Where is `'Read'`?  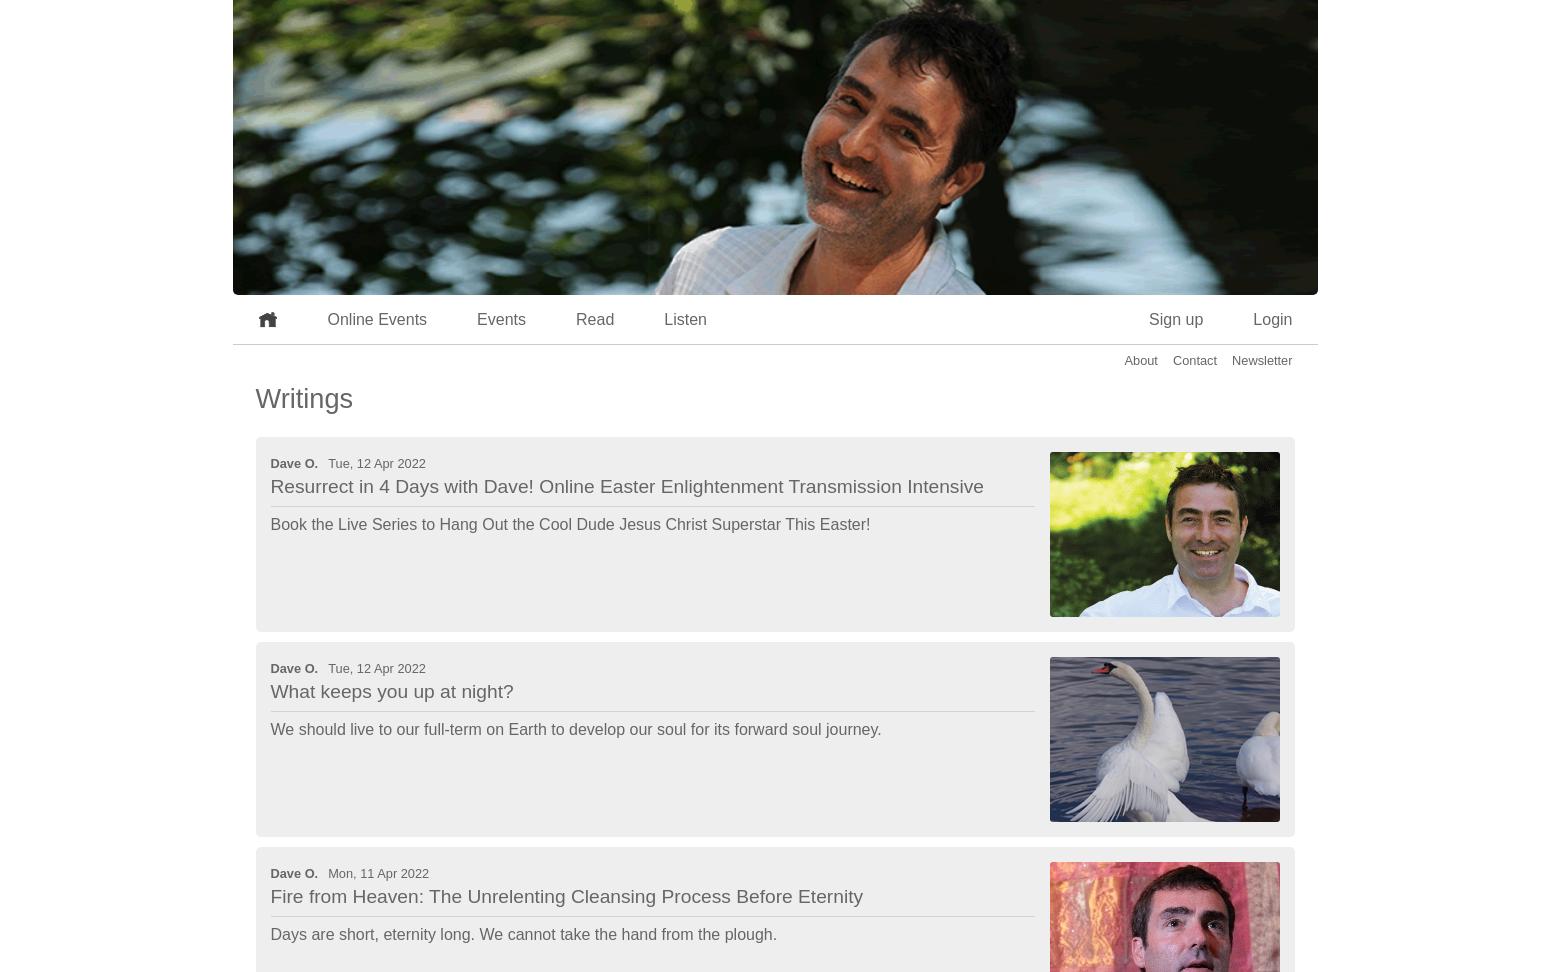
'Read' is located at coordinates (595, 318).